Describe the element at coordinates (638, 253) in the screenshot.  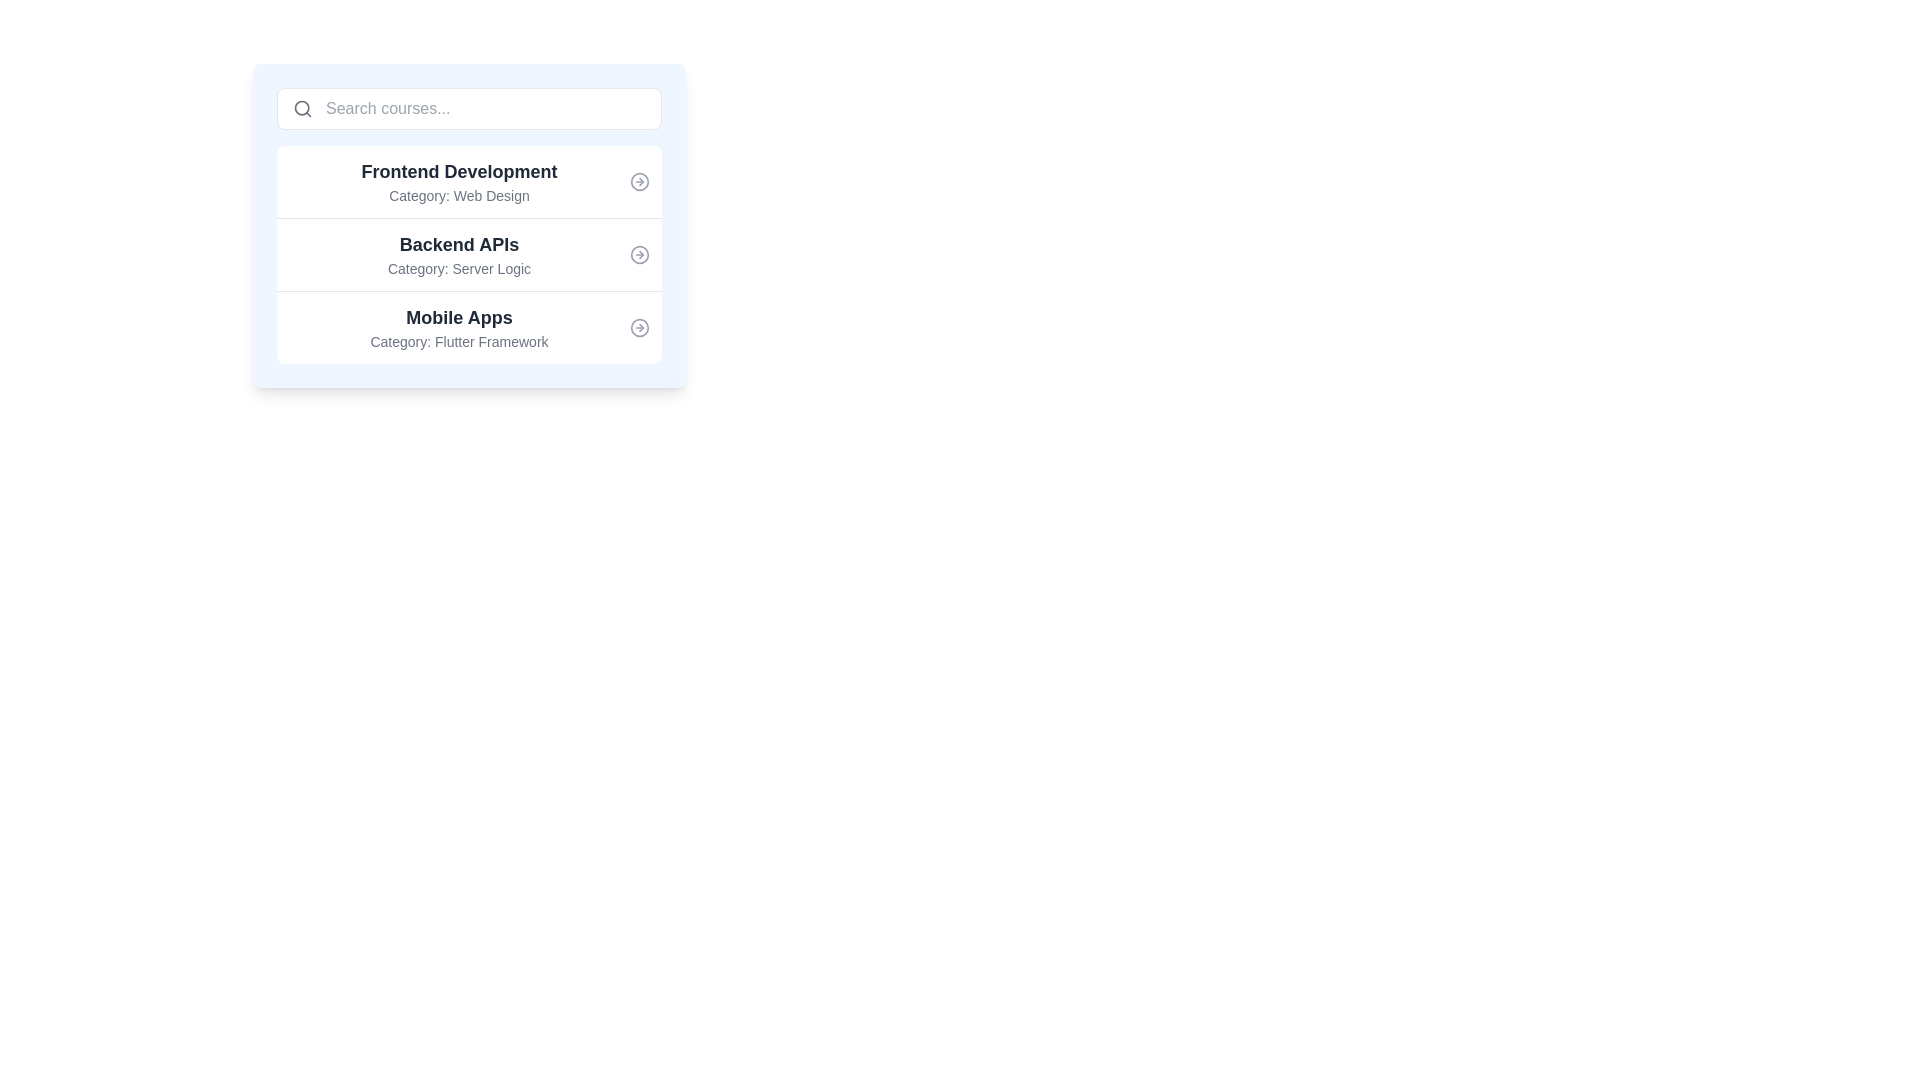
I see `the navigation icon located to the far right of the 'Backend APIs' list item` at that location.